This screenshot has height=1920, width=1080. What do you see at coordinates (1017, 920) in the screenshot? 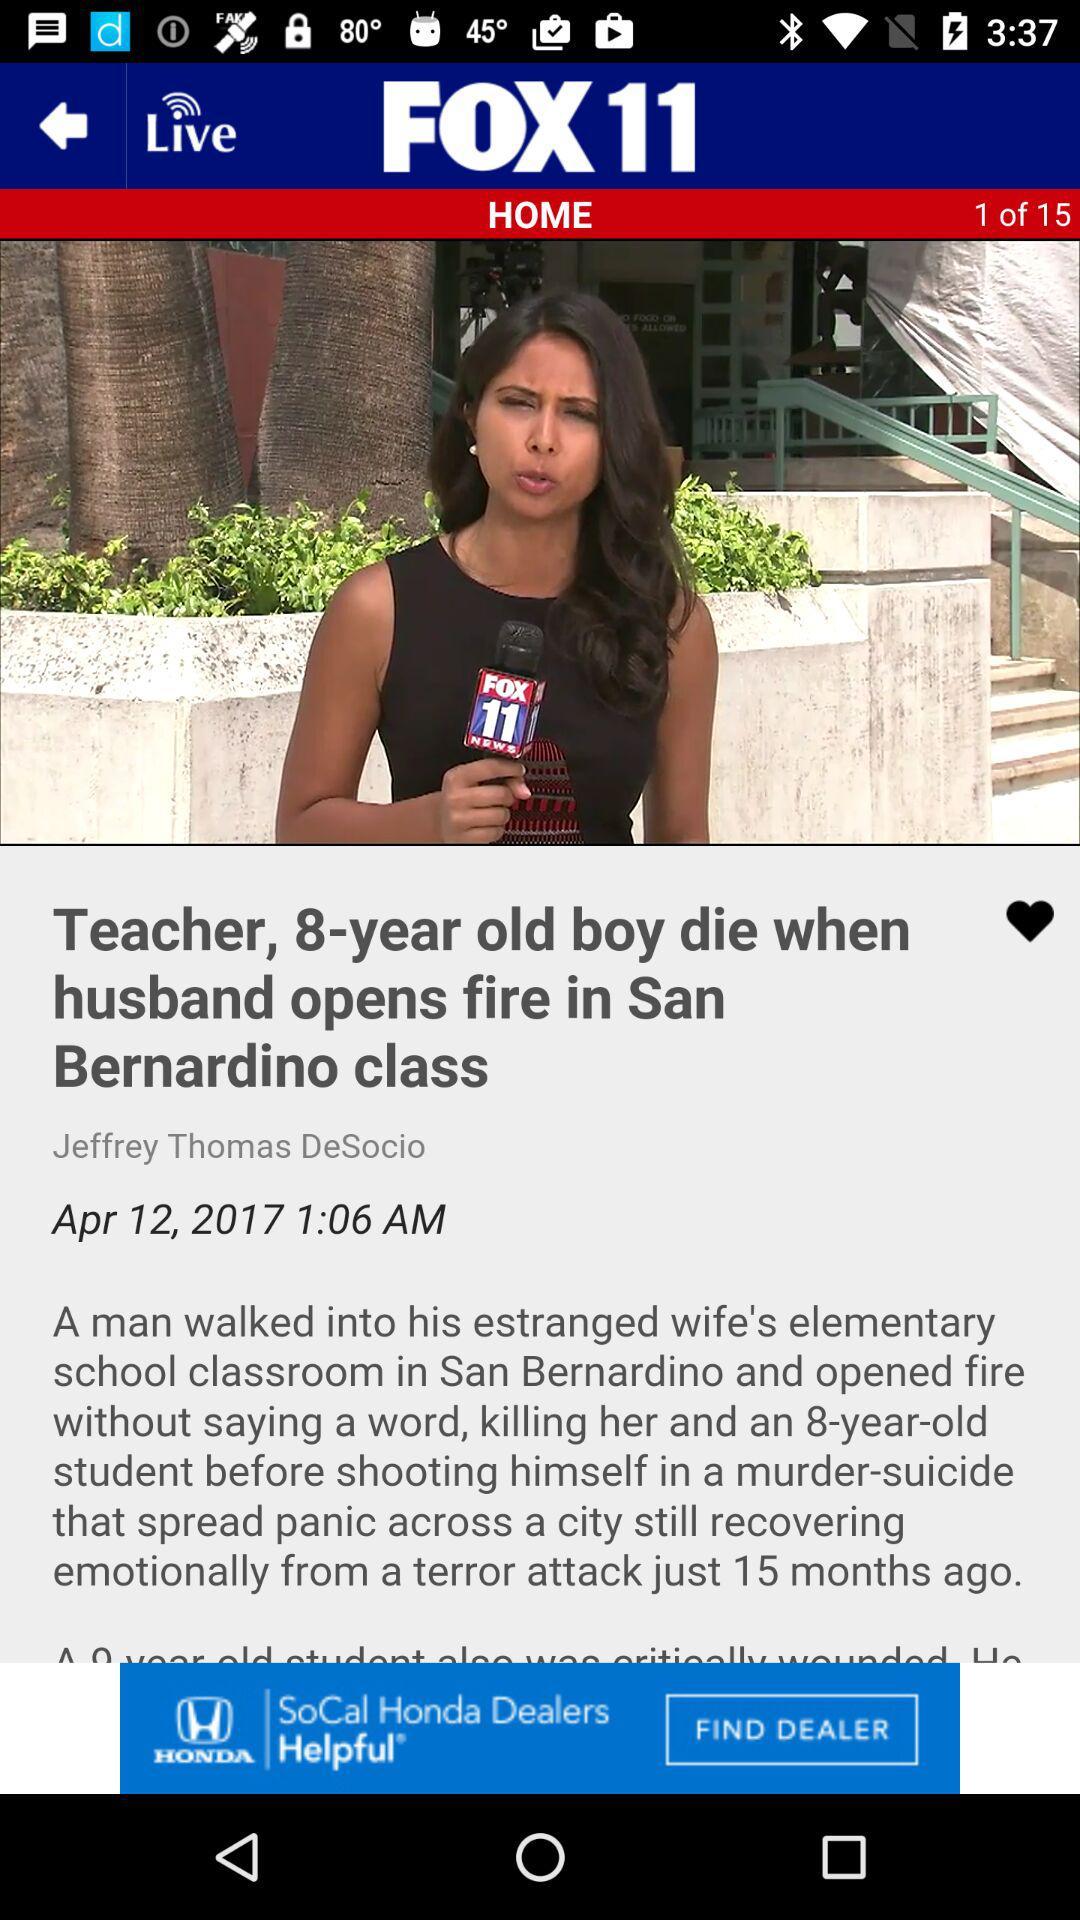
I see `the favorite icon` at bounding box center [1017, 920].